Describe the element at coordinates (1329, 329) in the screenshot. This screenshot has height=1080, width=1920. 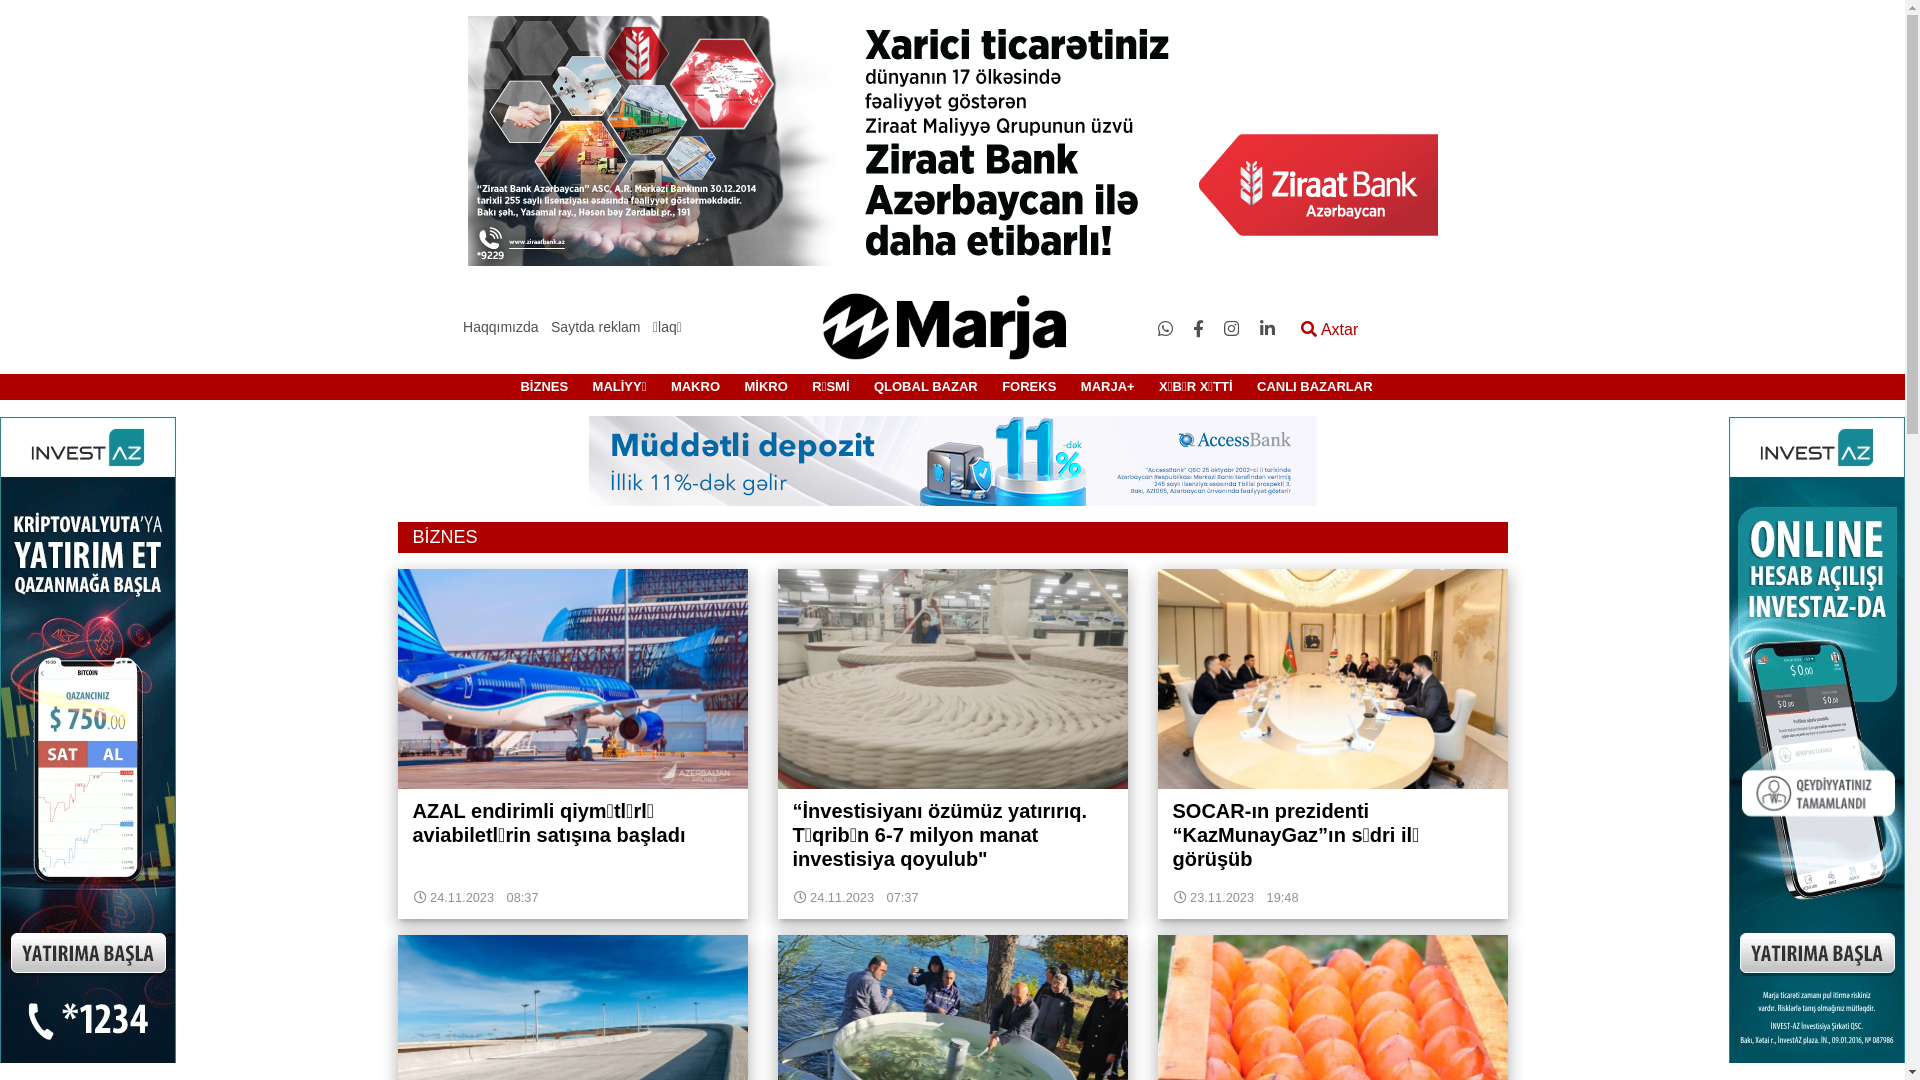
I see `'Axtar'` at that location.